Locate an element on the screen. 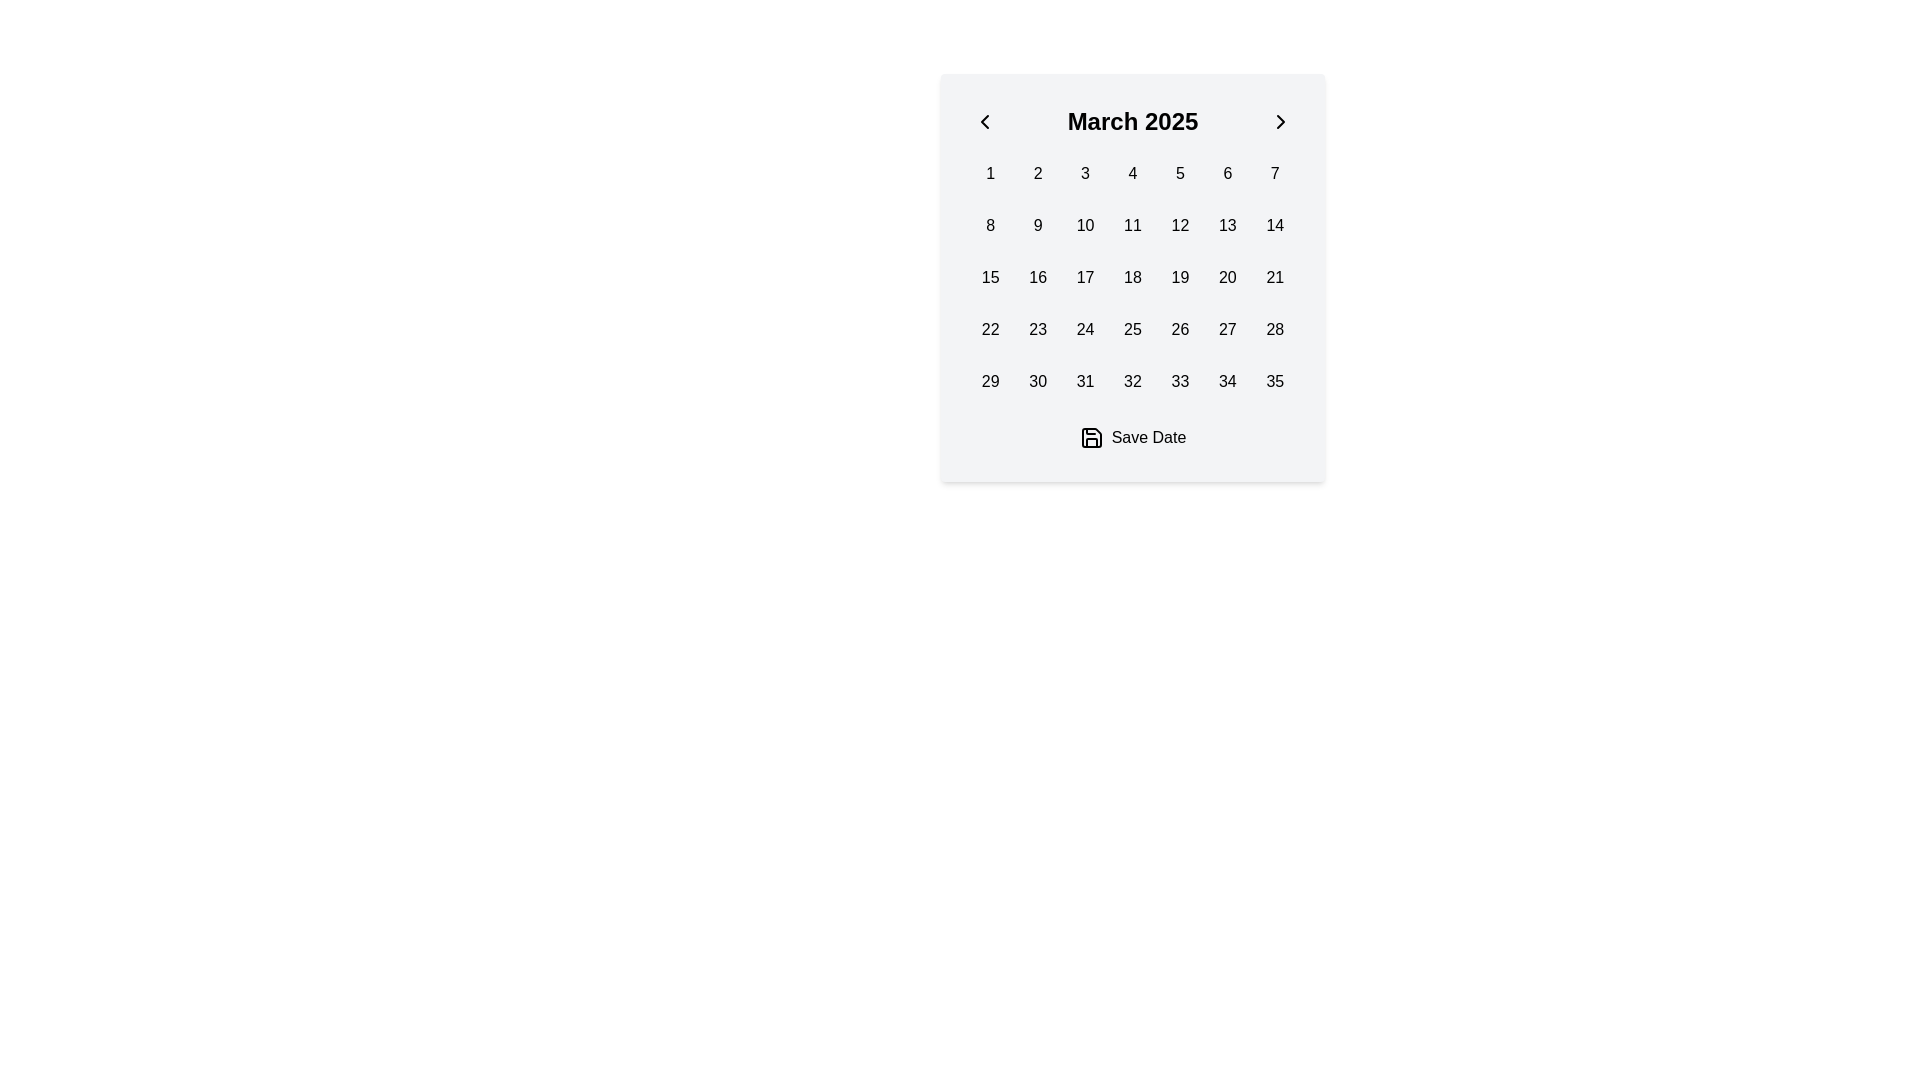 The image size is (1920, 1080). the selectable day button in the calendar widget located in the second row, first column of the grid, which is positioned just below the label 'March 2025' is located at coordinates (990, 225).